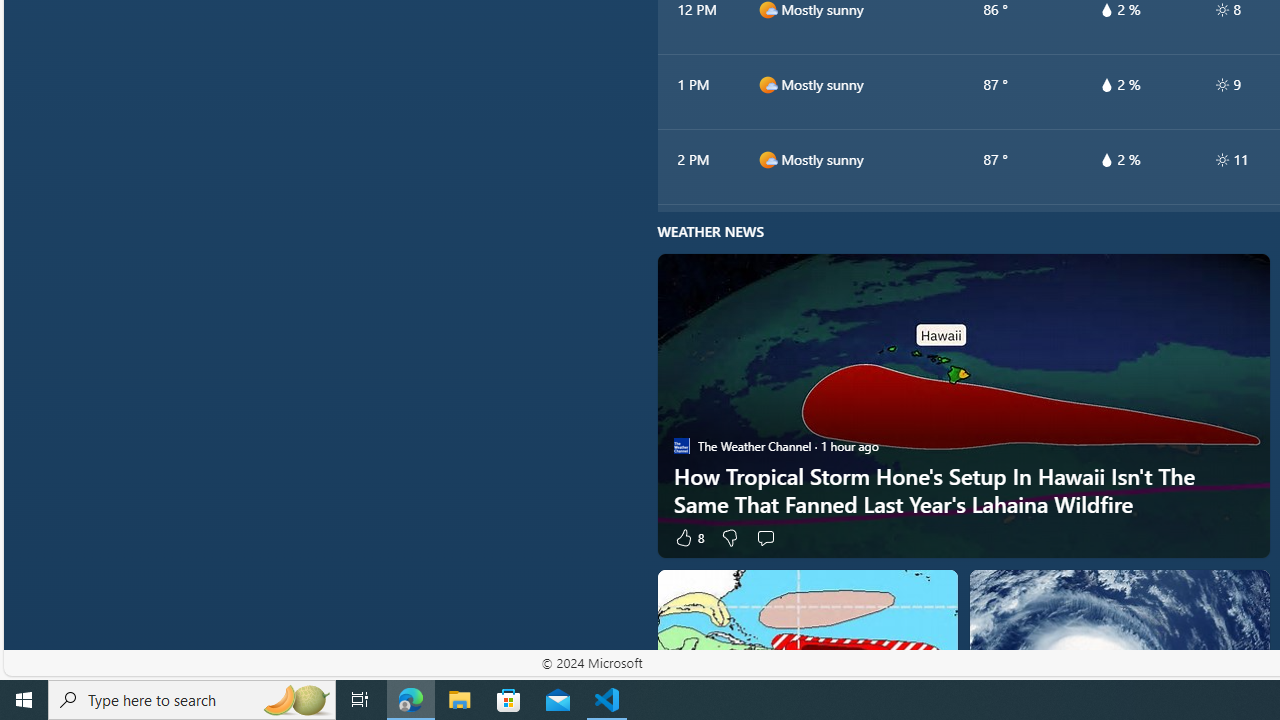 Image resolution: width=1280 pixels, height=720 pixels. What do you see at coordinates (688, 536) in the screenshot?
I see `'8 Like'` at bounding box center [688, 536].